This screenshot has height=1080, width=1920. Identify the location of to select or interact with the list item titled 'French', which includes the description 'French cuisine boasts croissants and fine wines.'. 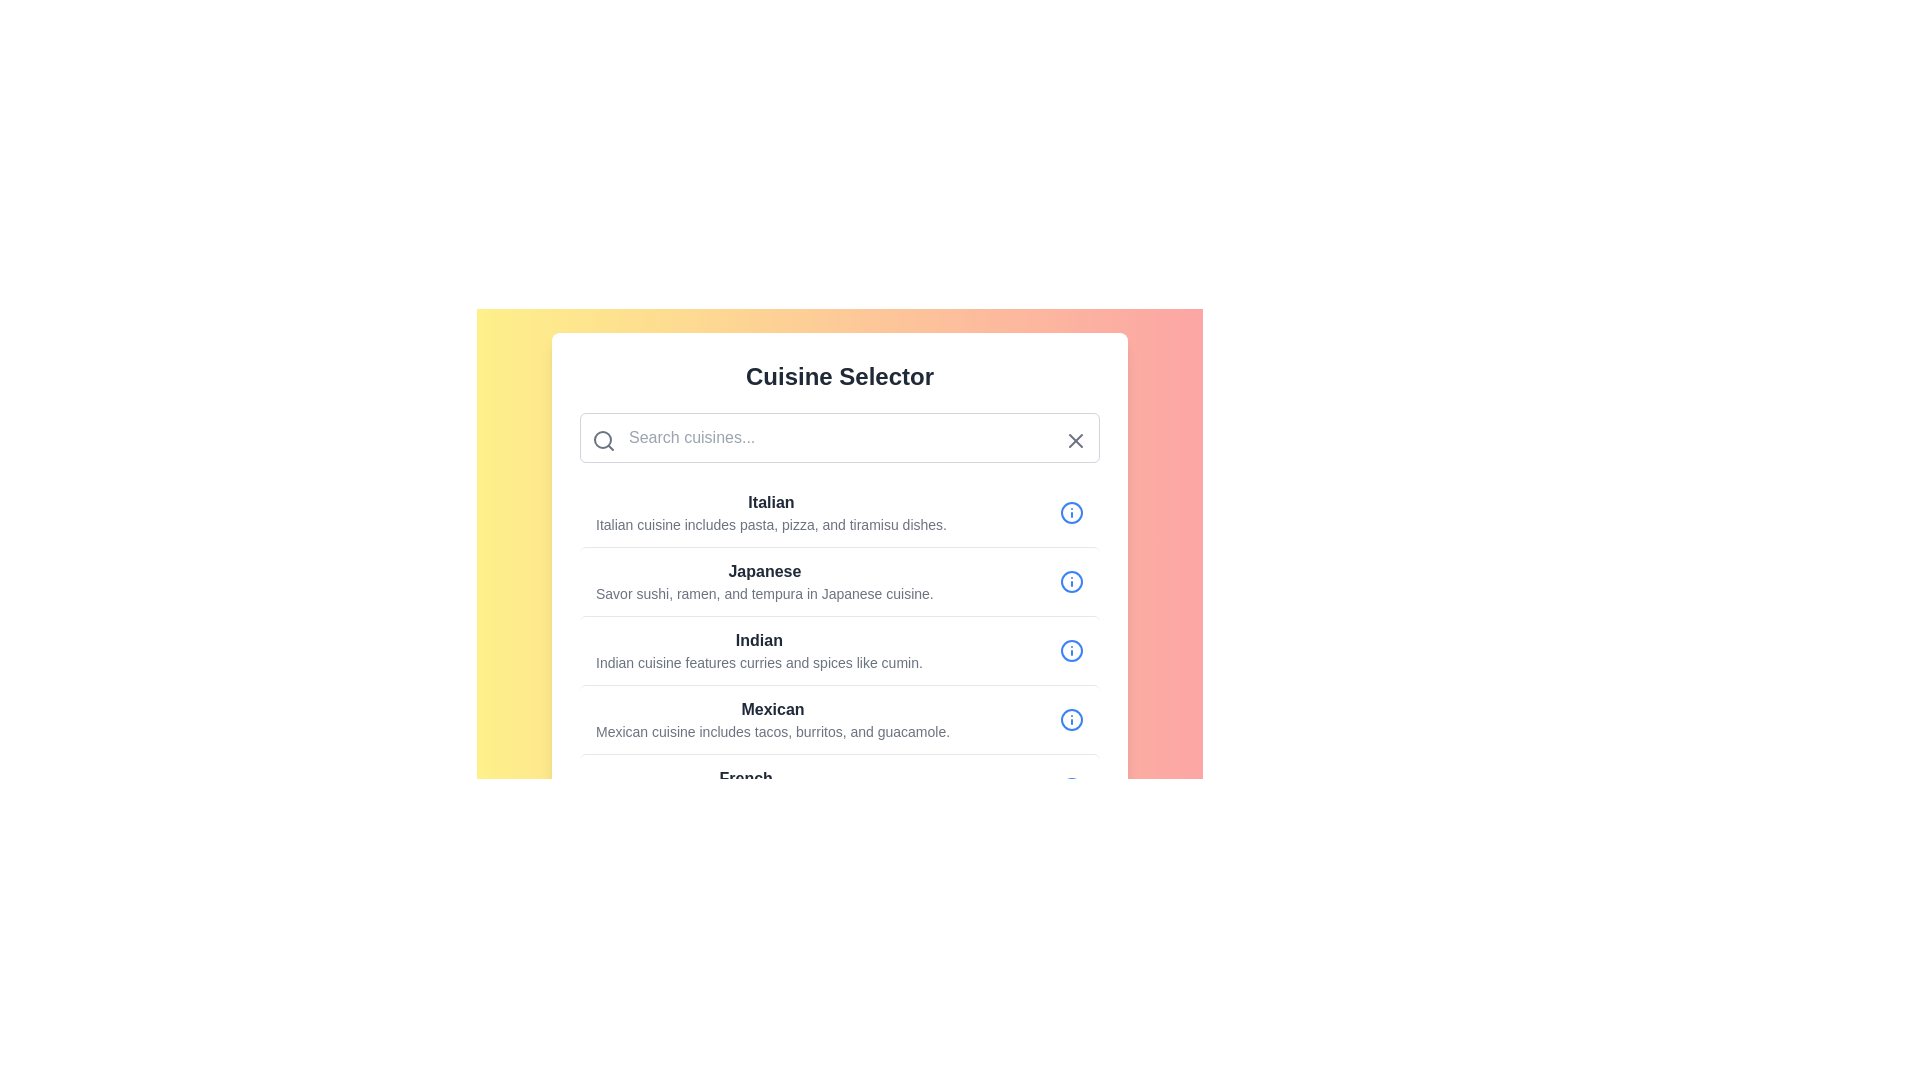
(840, 786).